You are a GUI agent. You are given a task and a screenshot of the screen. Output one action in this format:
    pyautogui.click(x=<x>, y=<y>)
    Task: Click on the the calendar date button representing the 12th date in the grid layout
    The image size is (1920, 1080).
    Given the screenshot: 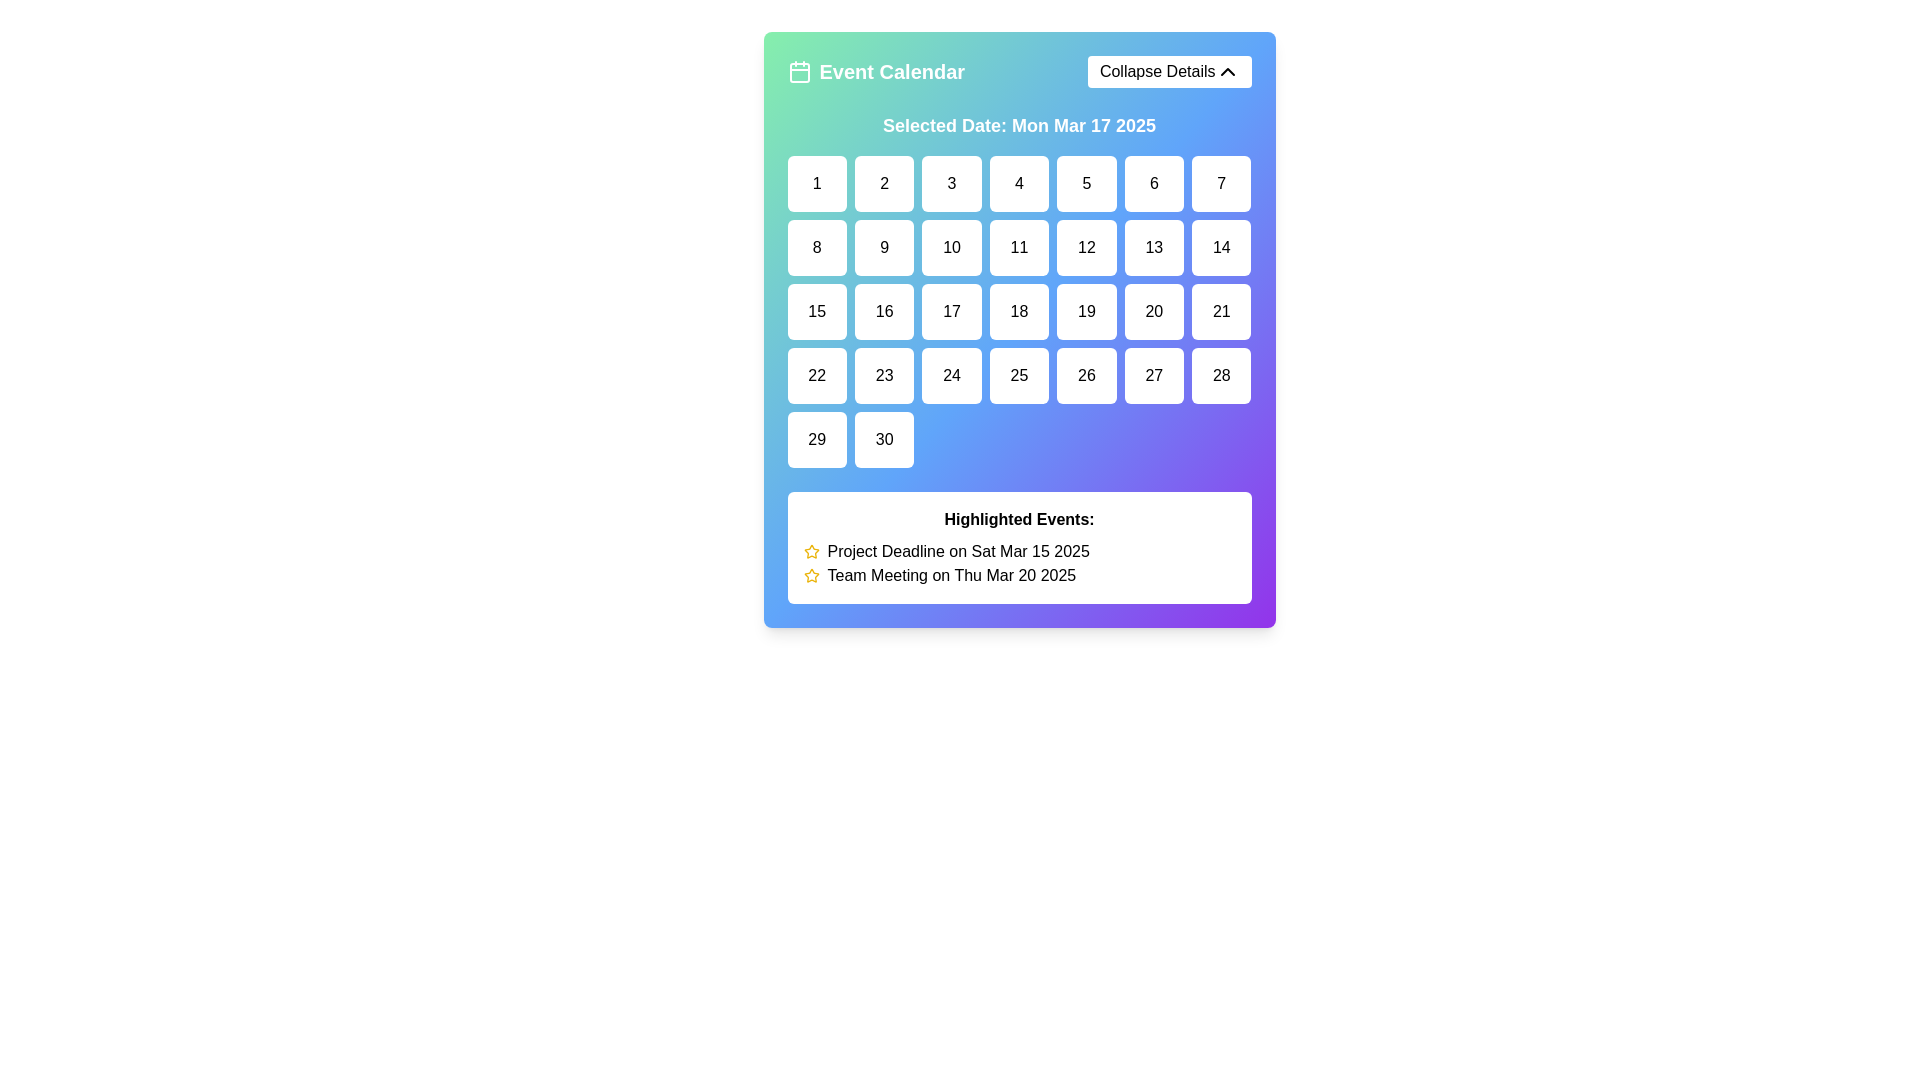 What is the action you would take?
    pyautogui.click(x=1085, y=246)
    